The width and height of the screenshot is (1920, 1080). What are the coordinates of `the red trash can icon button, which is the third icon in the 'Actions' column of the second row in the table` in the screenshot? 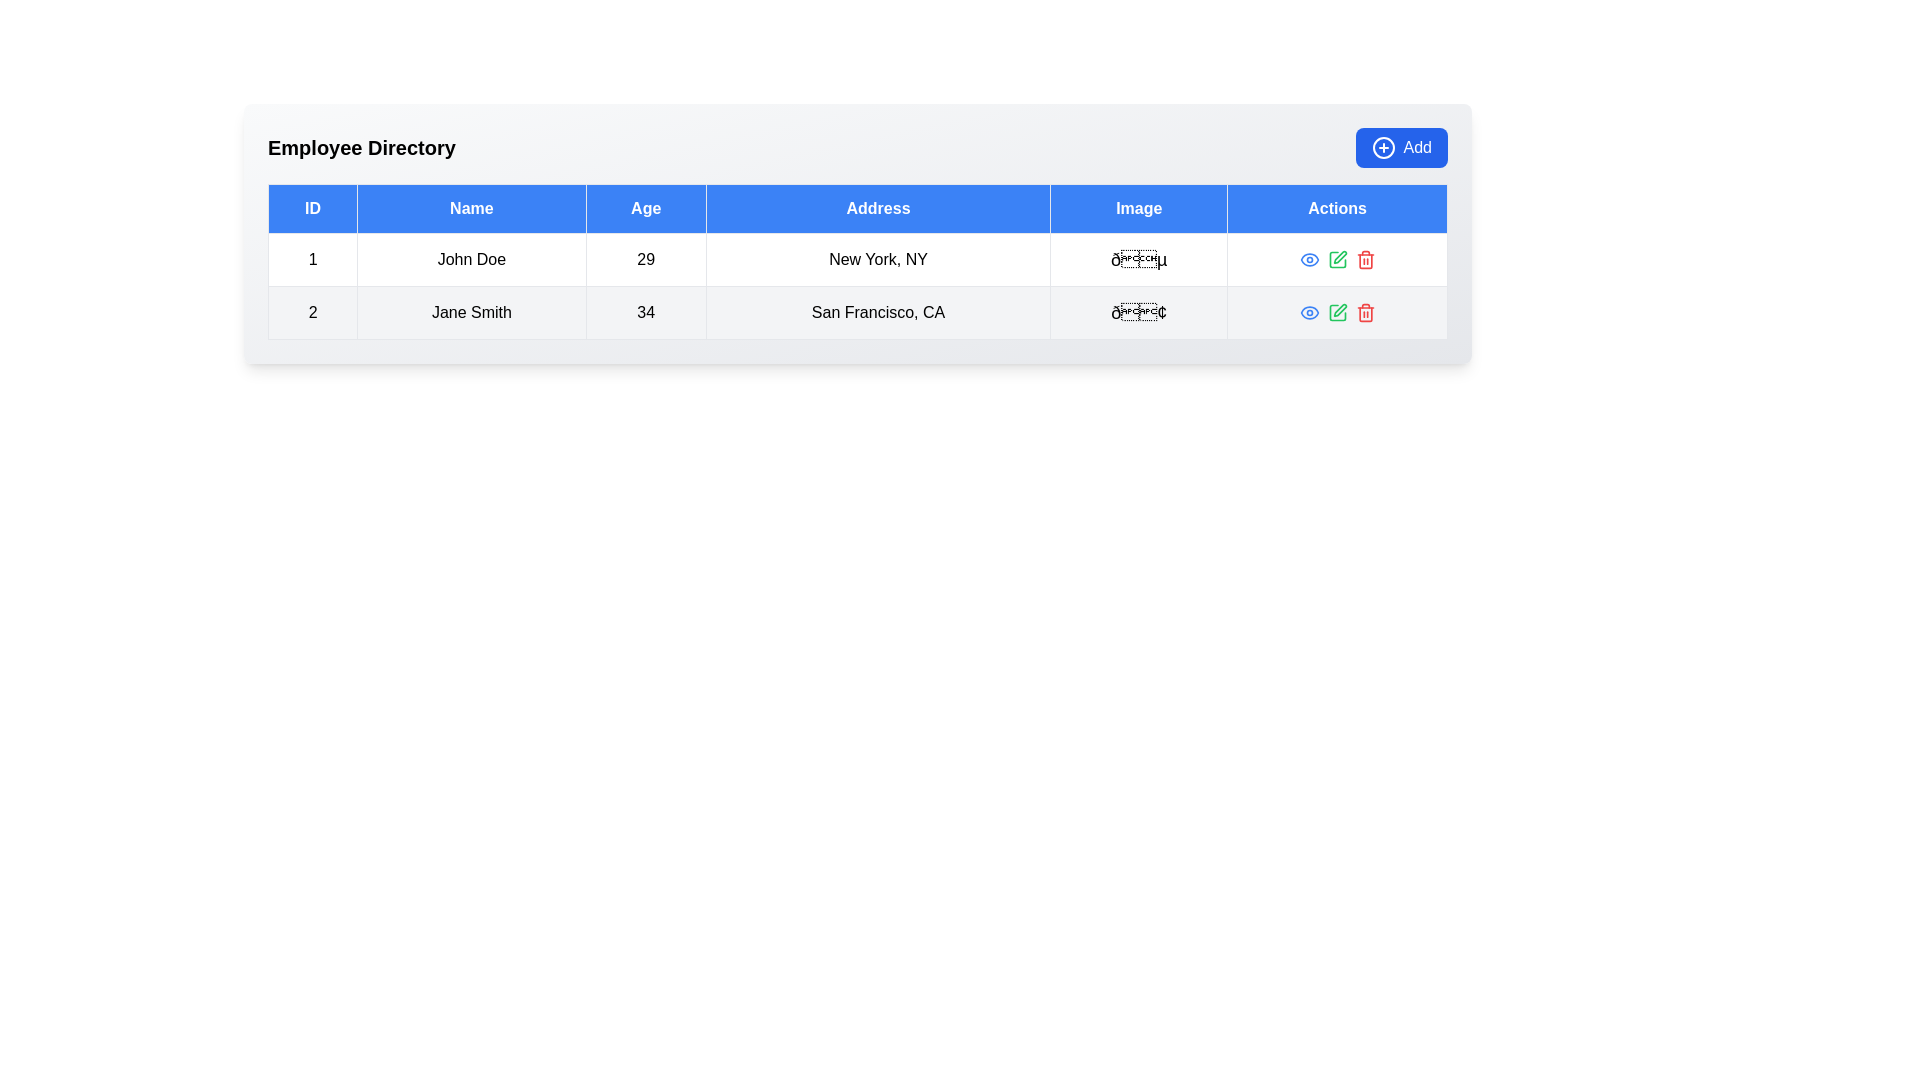 It's located at (1364, 312).